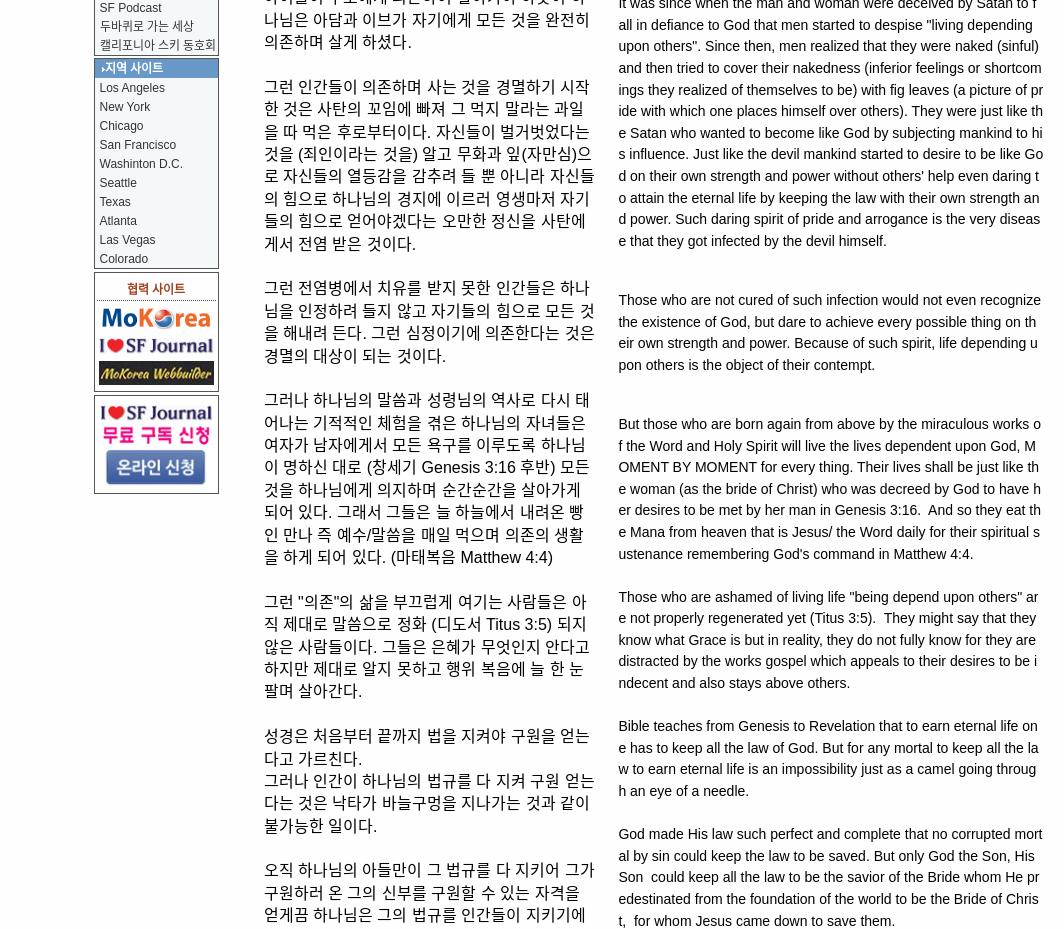  What do you see at coordinates (428, 321) in the screenshot?
I see `'그런 전염병에서 치유를 받지 못한 인간들은 하나님을 인정하려 들지 않고 										자기들의 힘으로 모든 것을 해내려 든다. 그런 심정이기에 의존한다는 것은 										경멸의 대상이 되는 것이다.'` at bounding box center [428, 321].